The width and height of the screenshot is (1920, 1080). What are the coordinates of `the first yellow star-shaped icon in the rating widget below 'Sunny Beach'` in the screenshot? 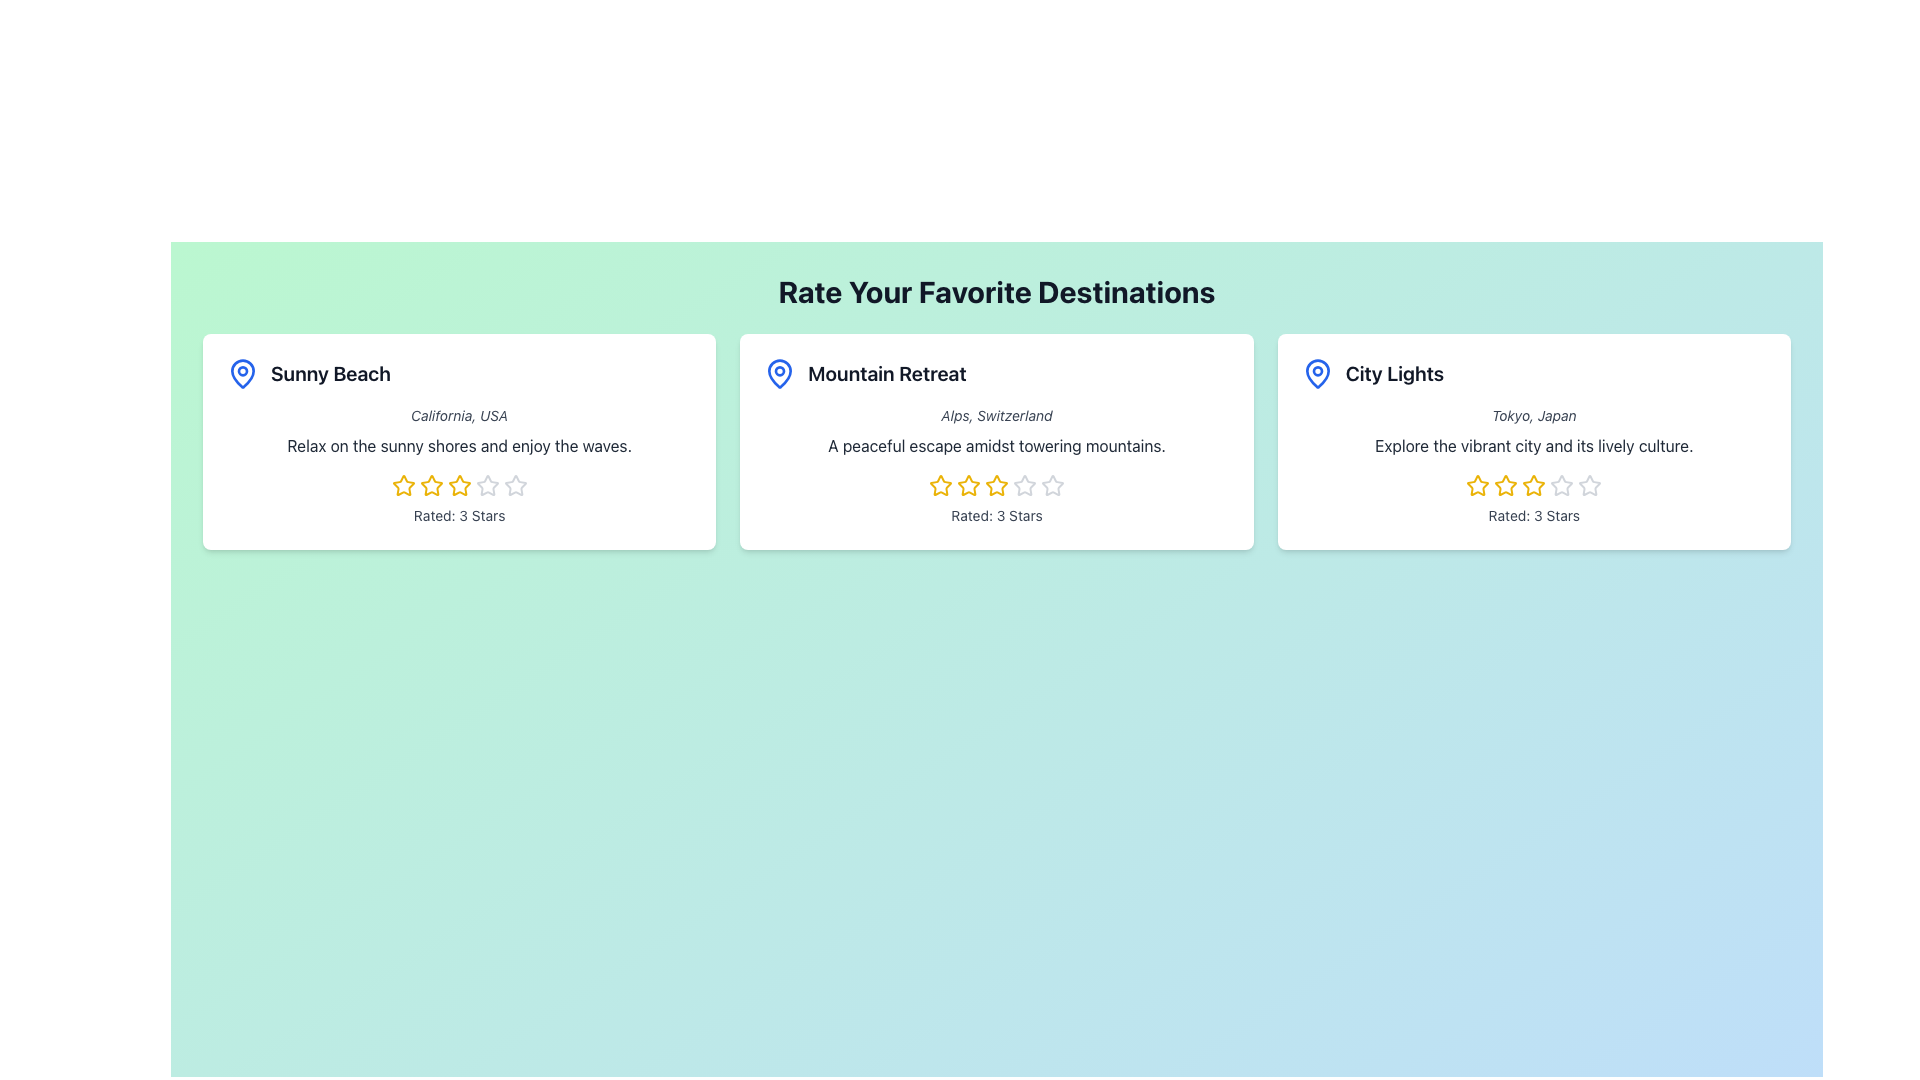 It's located at (402, 485).